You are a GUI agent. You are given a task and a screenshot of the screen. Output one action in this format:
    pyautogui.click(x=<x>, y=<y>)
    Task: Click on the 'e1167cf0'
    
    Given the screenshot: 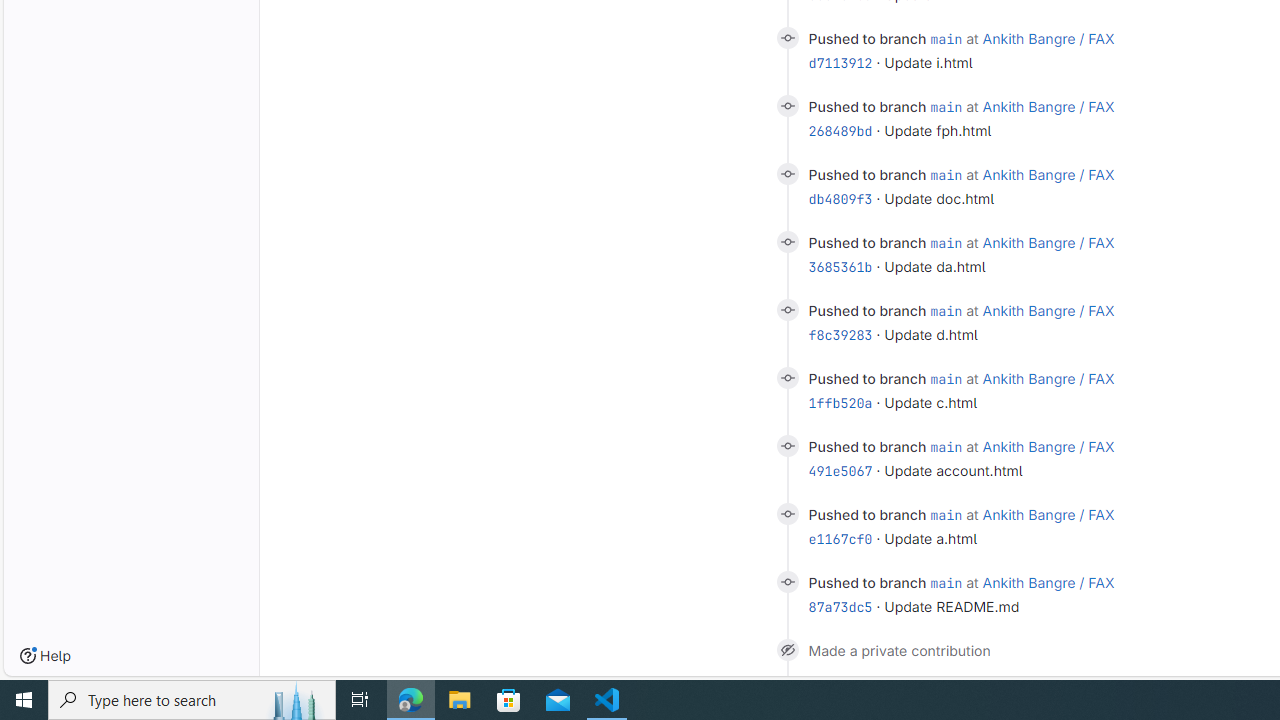 What is the action you would take?
    pyautogui.click(x=840, y=537)
    